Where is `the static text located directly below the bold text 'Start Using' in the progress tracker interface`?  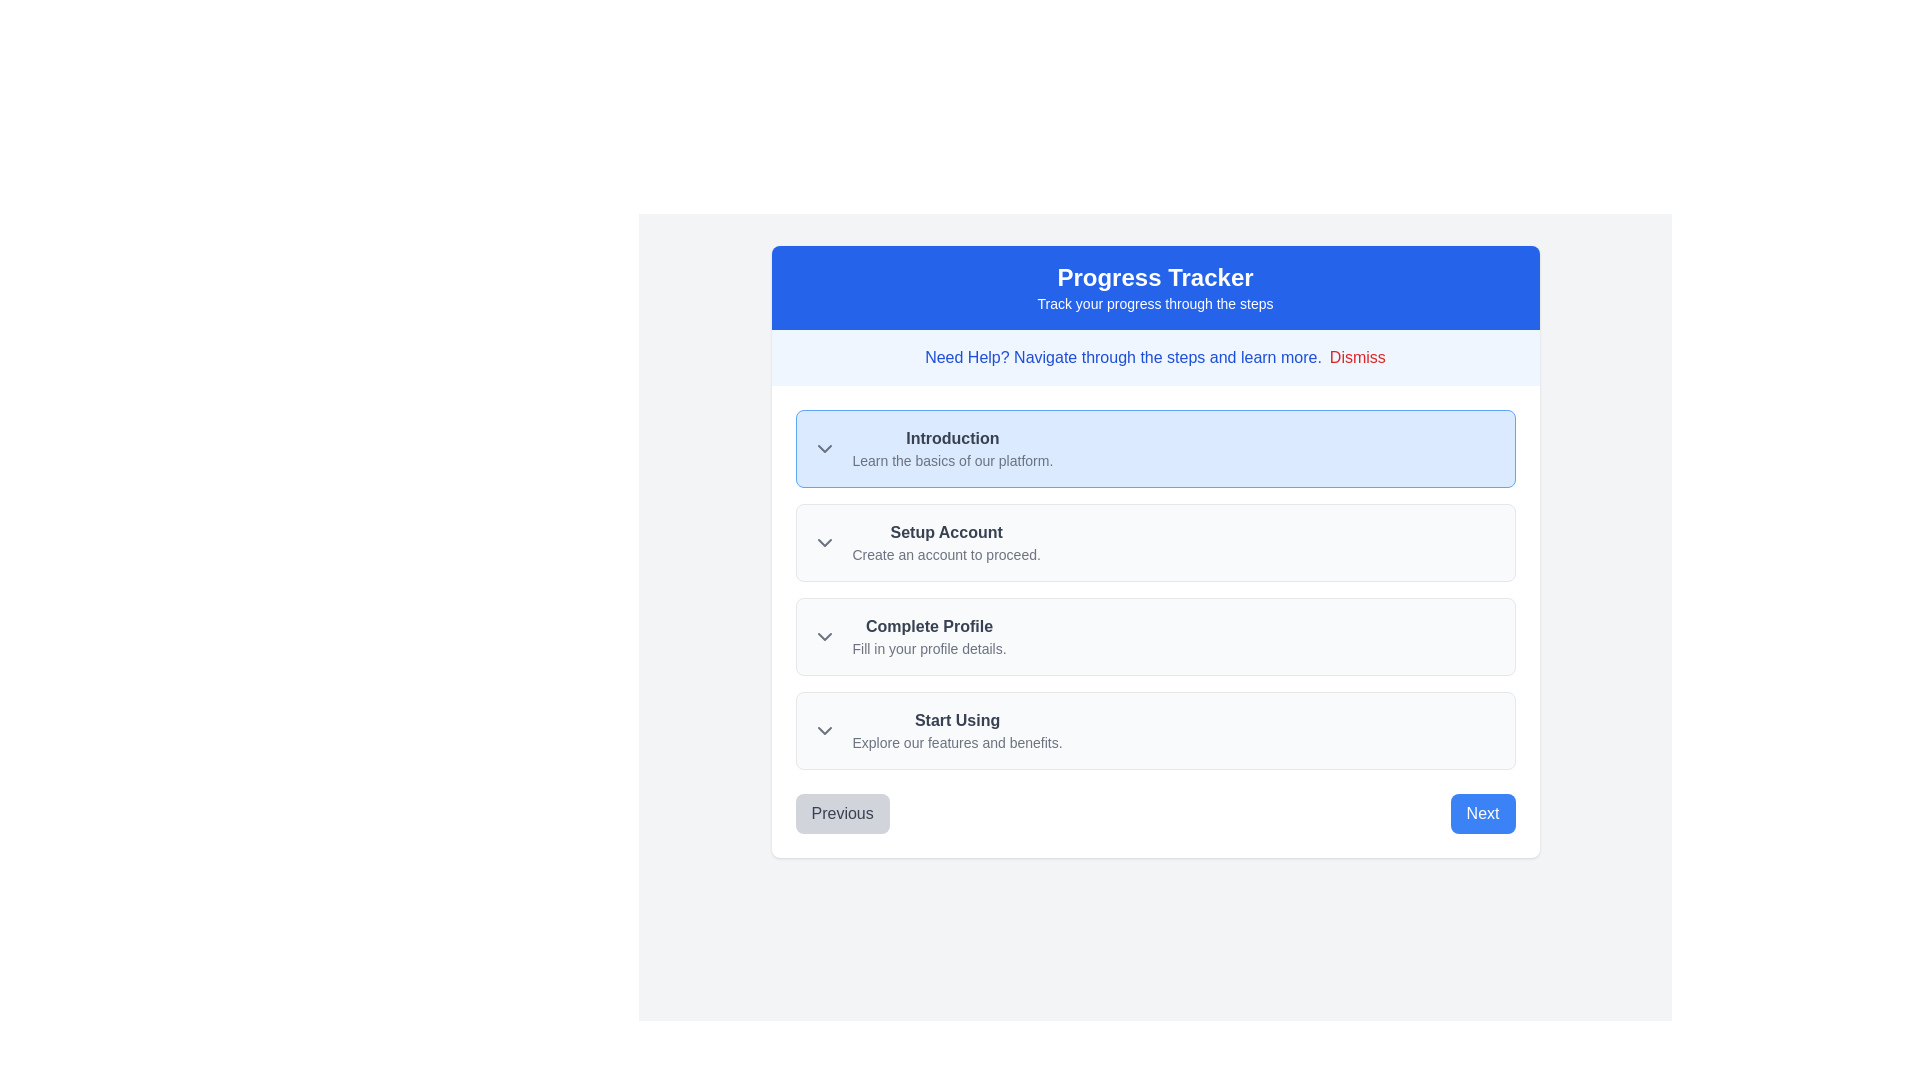 the static text located directly below the bold text 'Start Using' in the progress tracker interface is located at coordinates (956, 743).